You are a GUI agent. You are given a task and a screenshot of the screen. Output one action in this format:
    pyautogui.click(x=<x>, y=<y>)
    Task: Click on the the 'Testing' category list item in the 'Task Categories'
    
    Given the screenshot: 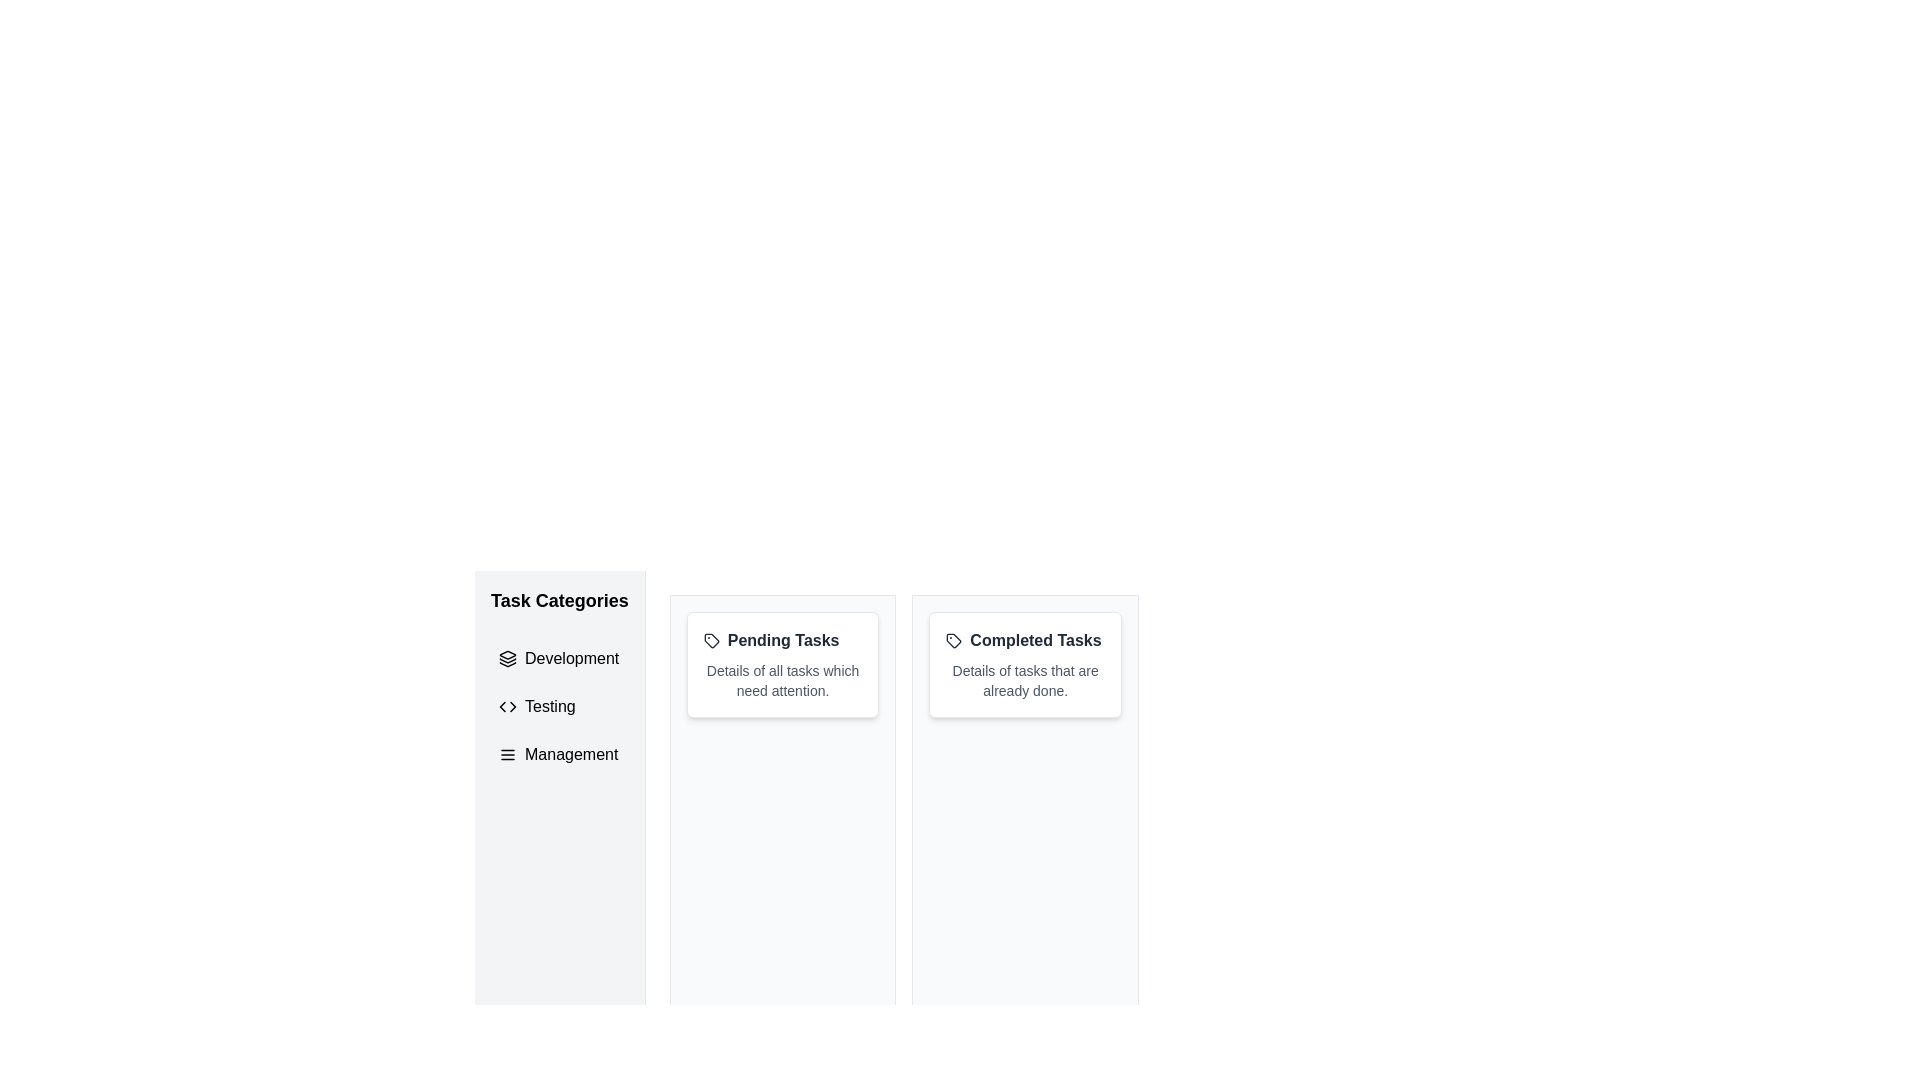 What is the action you would take?
    pyautogui.click(x=559, y=705)
    